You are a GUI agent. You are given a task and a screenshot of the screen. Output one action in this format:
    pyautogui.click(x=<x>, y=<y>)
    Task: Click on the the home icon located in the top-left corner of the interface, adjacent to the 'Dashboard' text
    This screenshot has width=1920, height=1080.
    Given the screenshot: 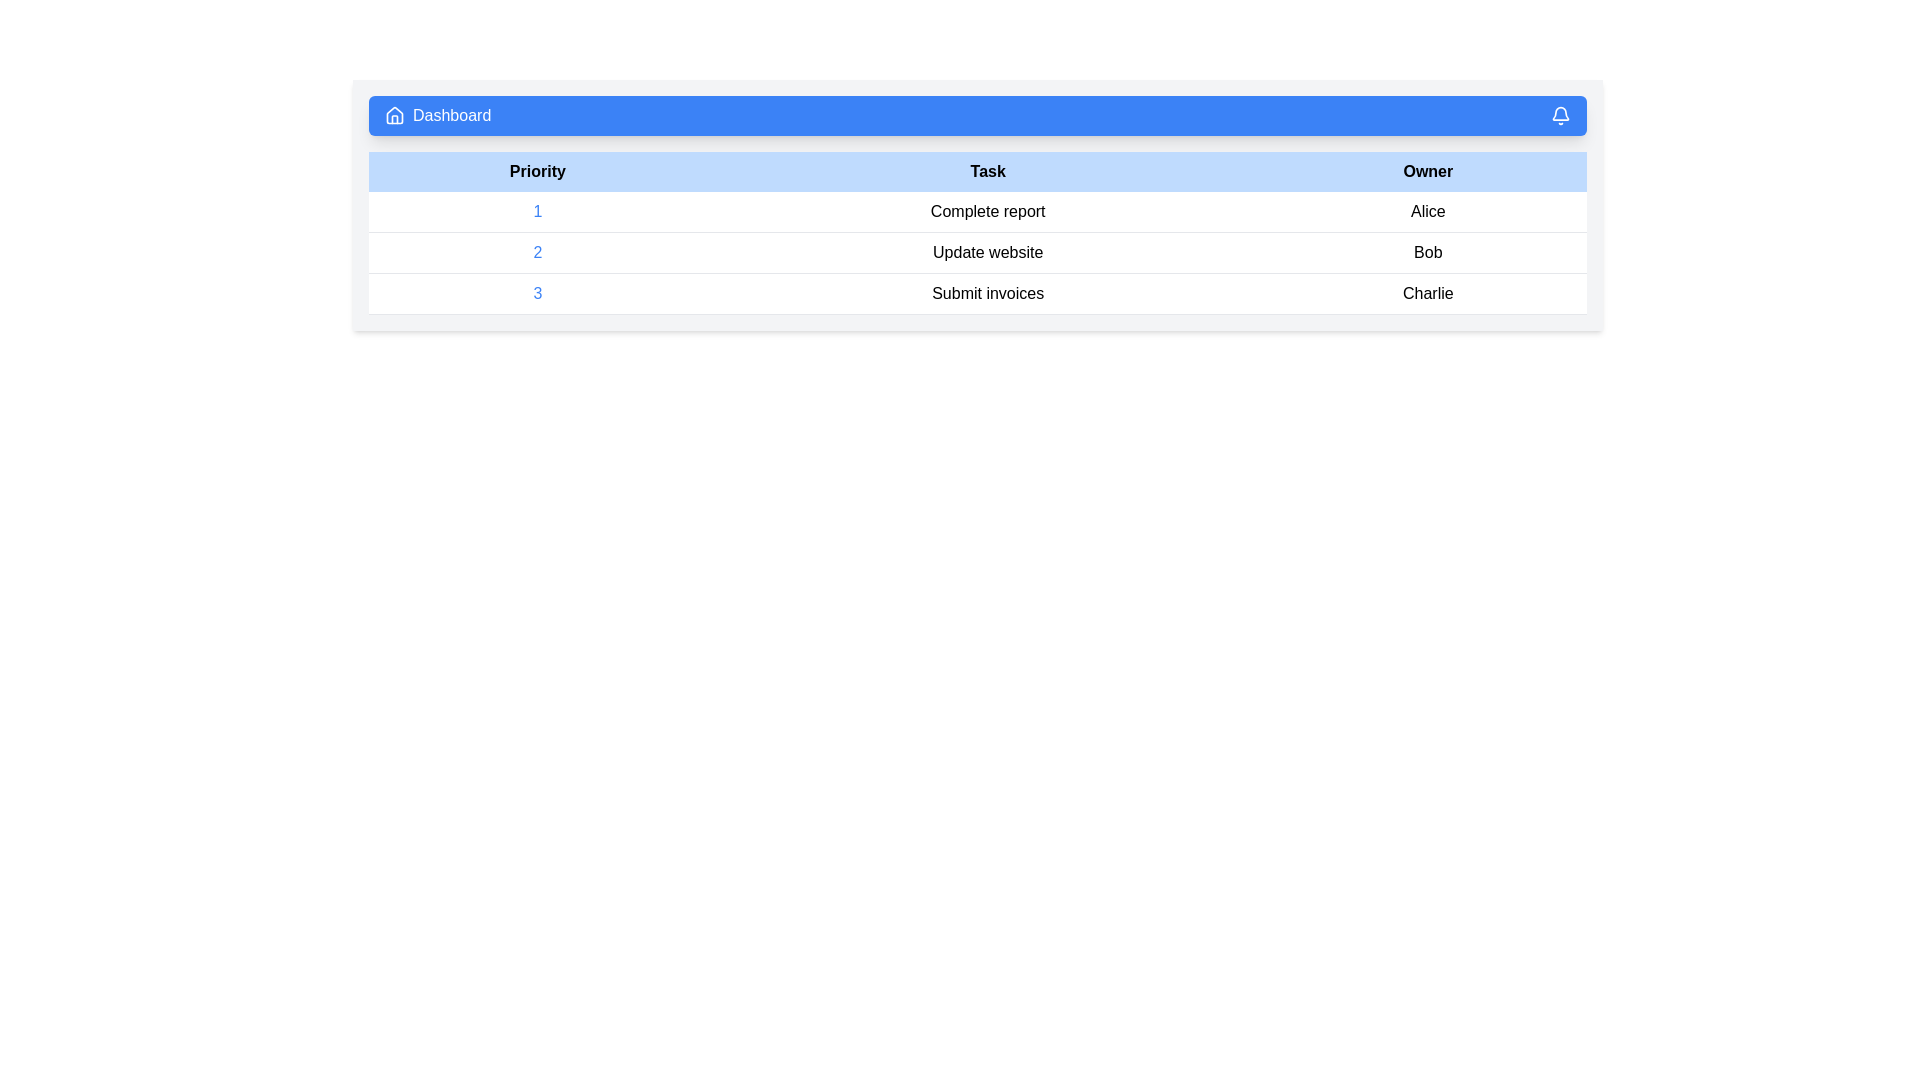 What is the action you would take?
    pyautogui.click(x=394, y=115)
    